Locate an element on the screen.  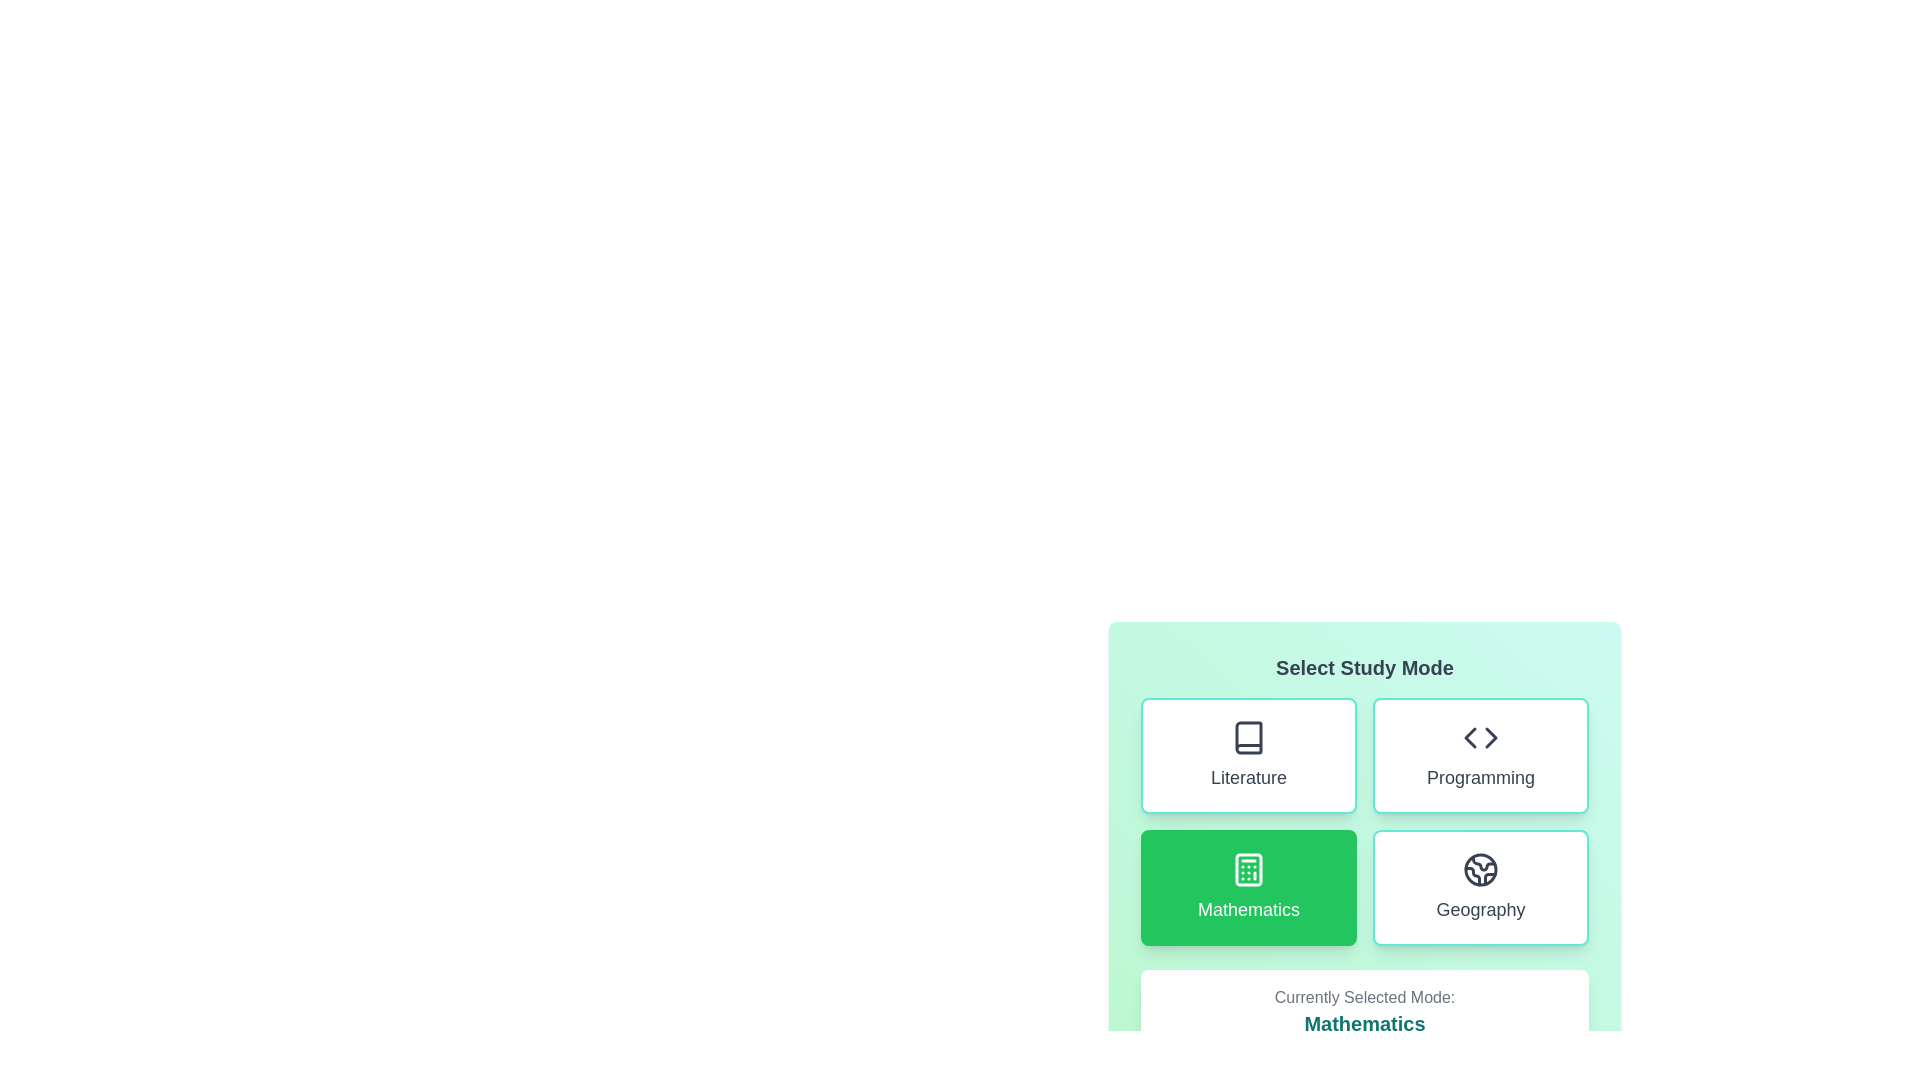
the study mode Programming by clicking its respective button is located at coordinates (1481, 756).